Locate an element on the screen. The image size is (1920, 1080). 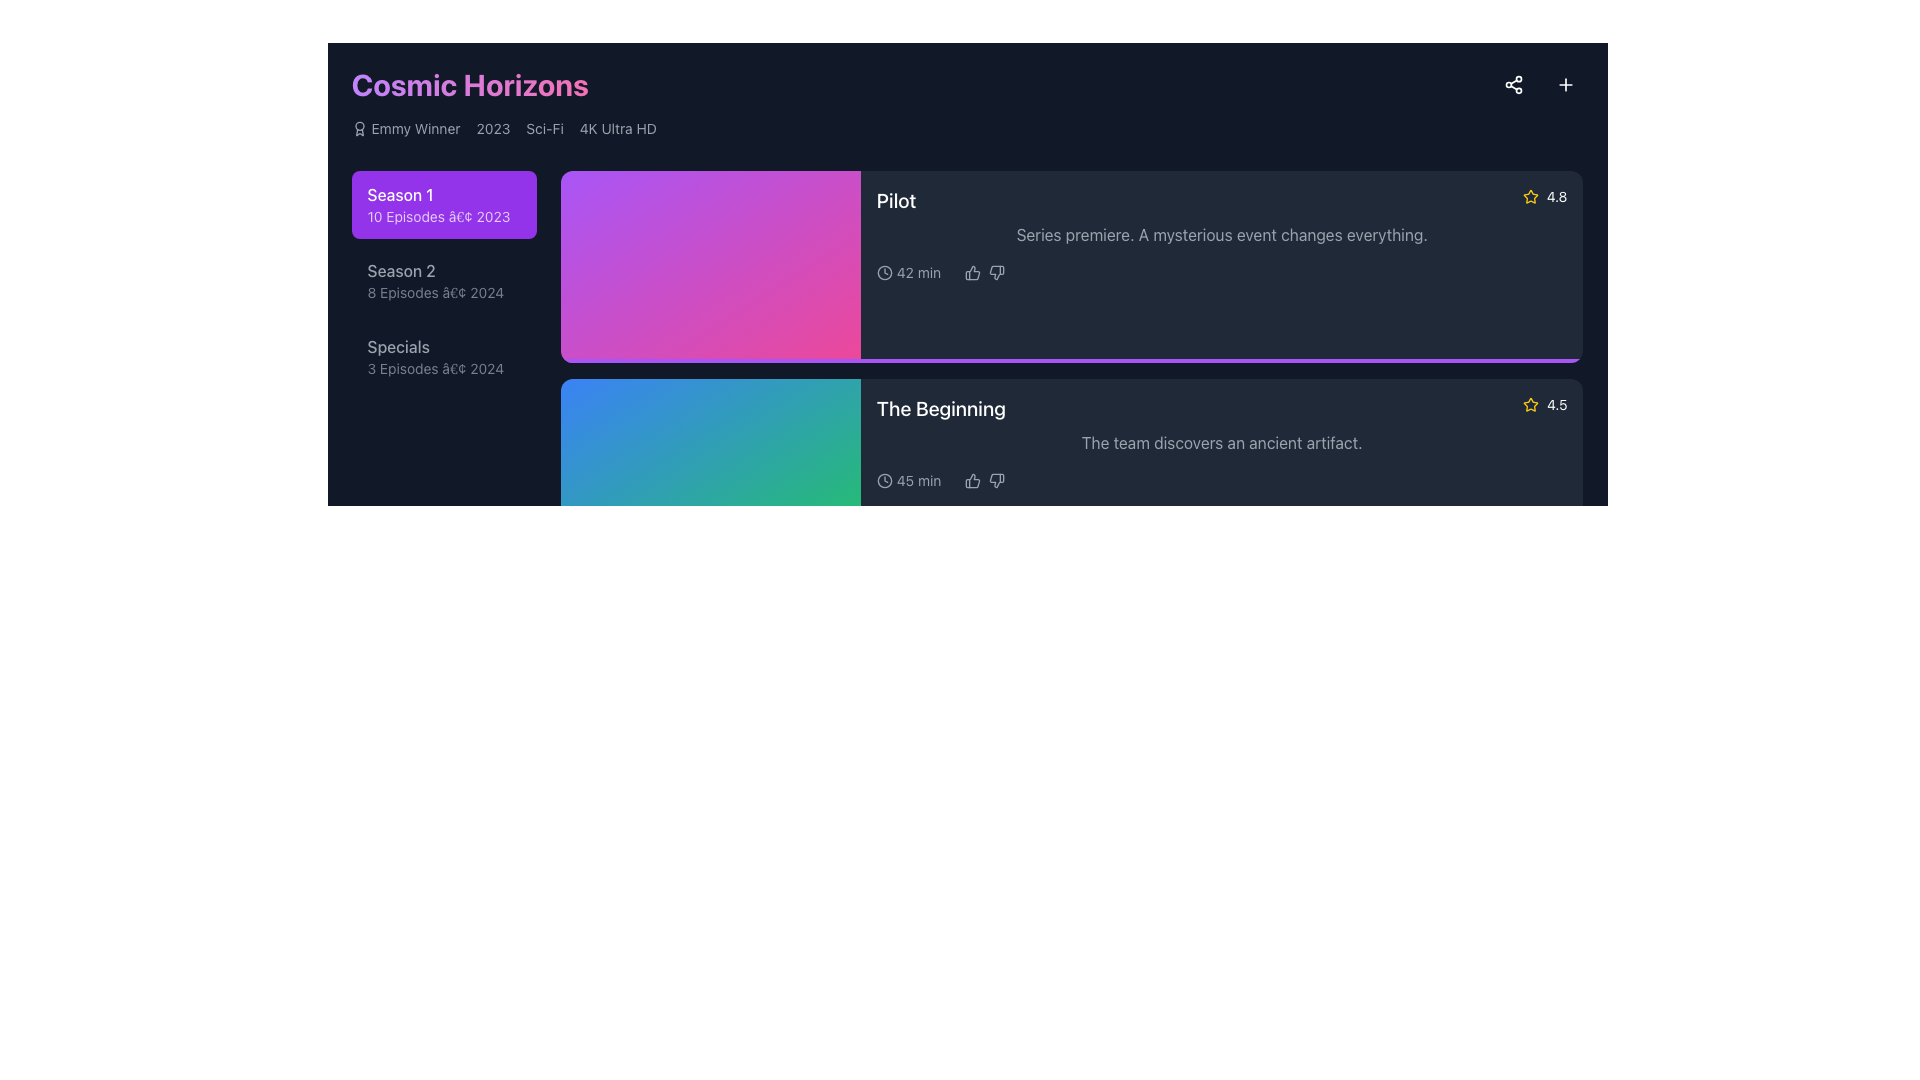
the icon that visually indicates the duration of the episode, positioned to the left of the text '45 min' in the information panel below the title 'The Beginning' is located at coordinates (883, 481).